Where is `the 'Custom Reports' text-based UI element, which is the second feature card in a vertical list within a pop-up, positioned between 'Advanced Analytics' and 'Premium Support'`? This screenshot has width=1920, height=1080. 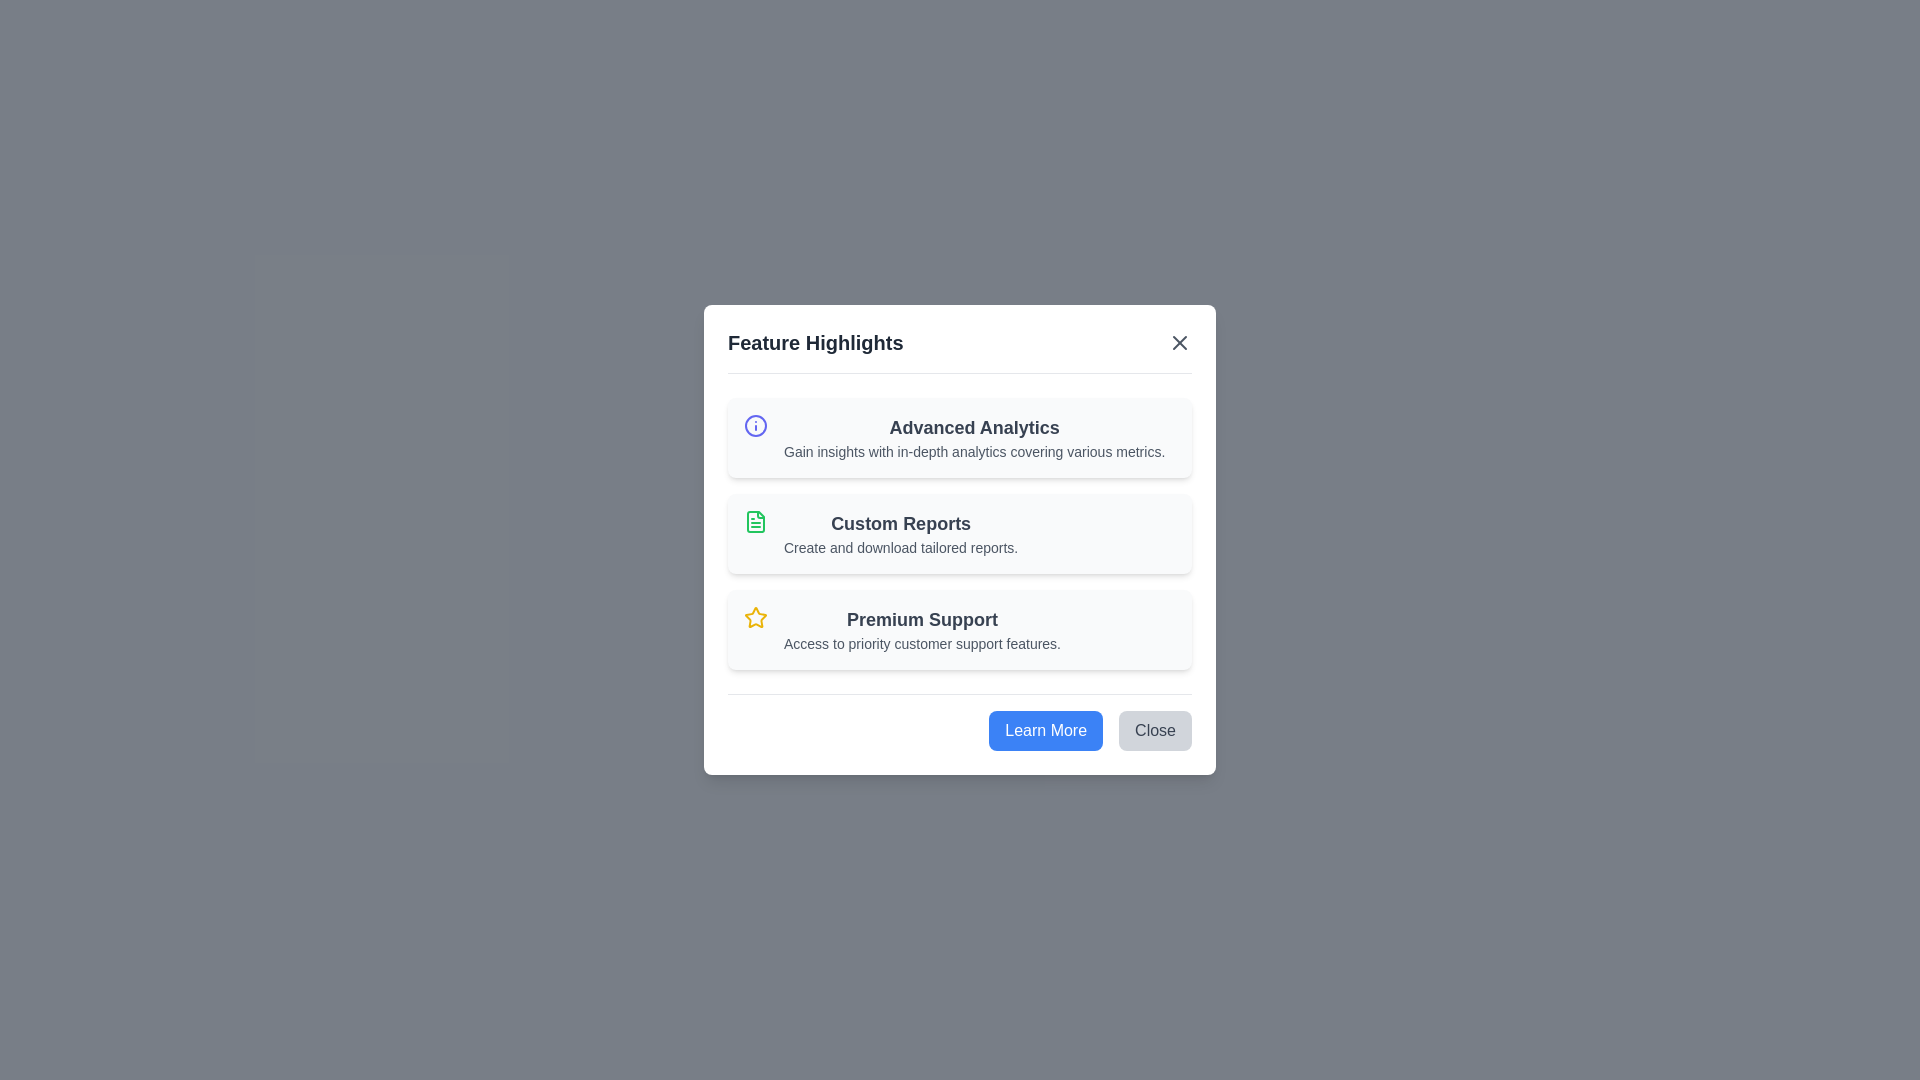 the 'Custom Reports' text-based UI element, which is the second feature card in a vertical list within a pop-up, positioned between 'Advanced Analytics' and 'Premium Support' is located at coordinates (900, 532).